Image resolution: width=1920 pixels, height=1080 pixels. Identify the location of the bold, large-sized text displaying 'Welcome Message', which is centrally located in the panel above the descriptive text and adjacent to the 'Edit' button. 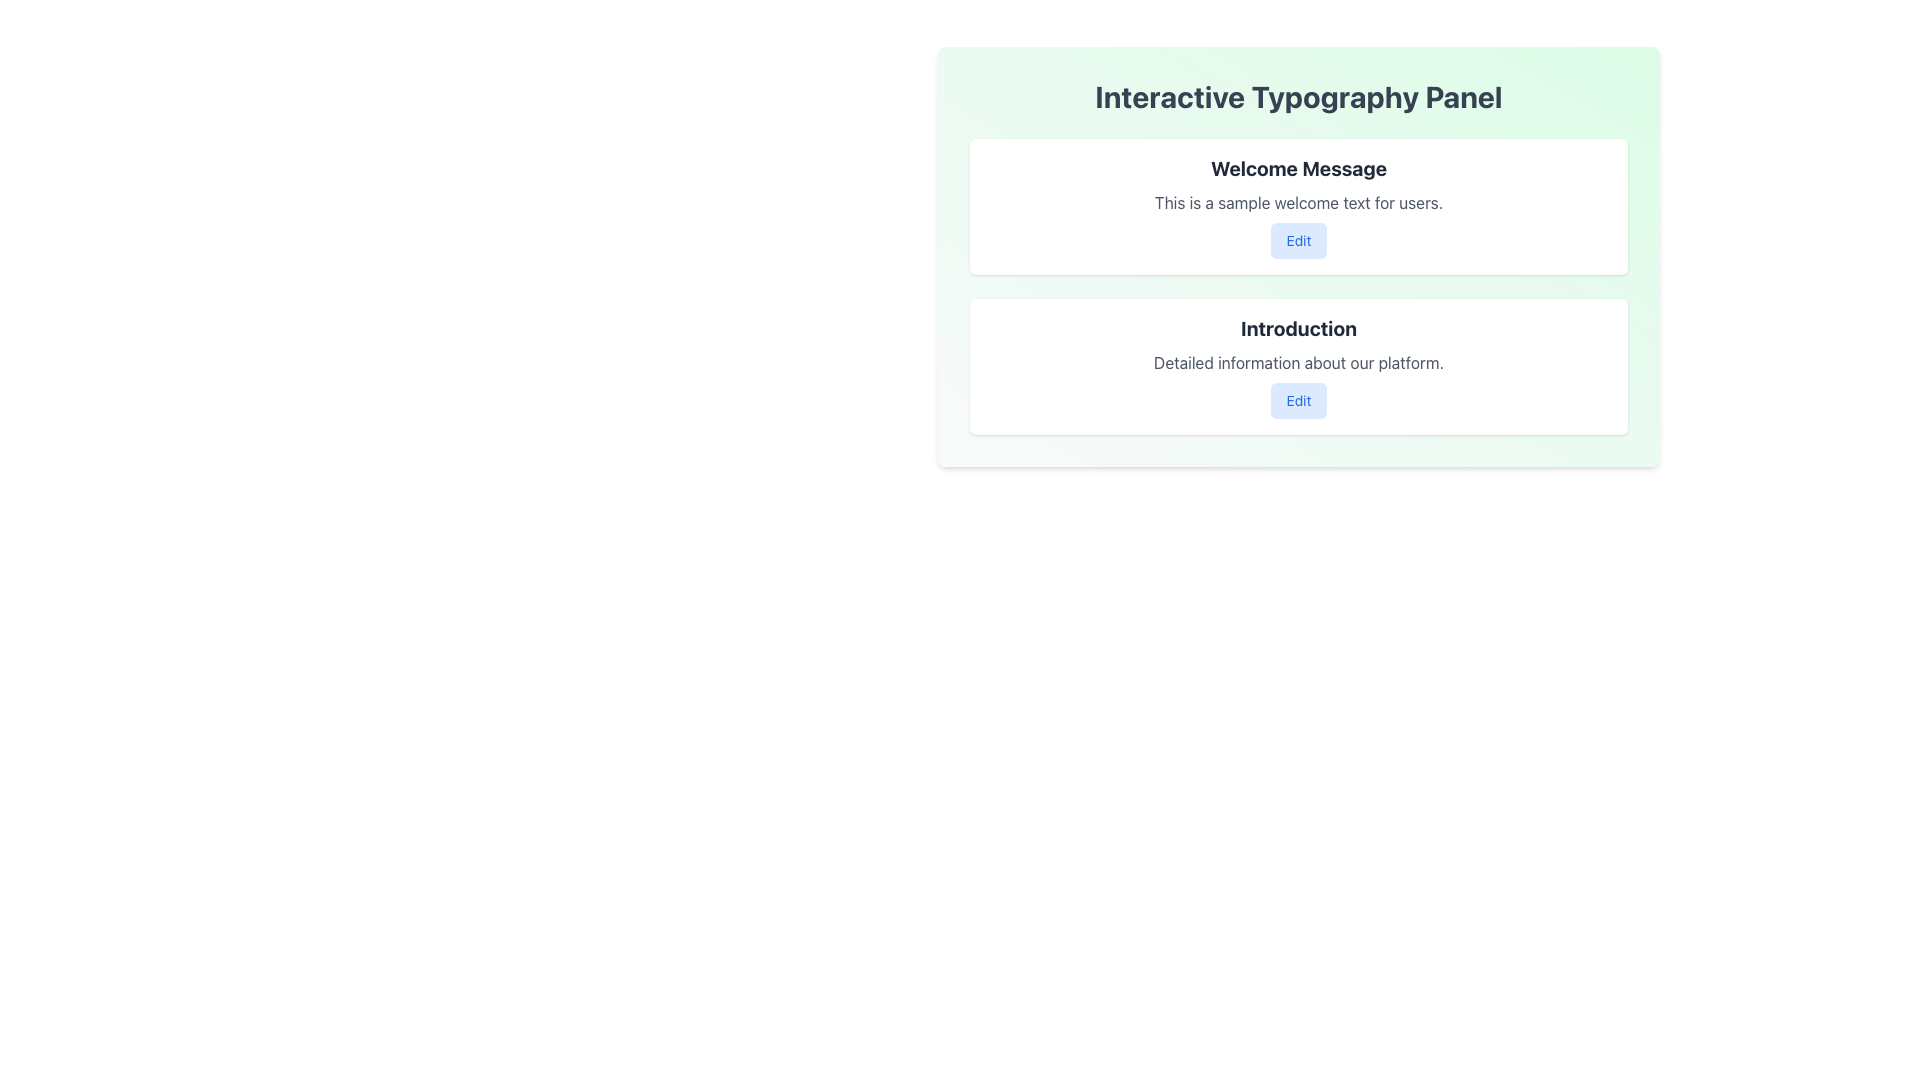
(1299, 168).